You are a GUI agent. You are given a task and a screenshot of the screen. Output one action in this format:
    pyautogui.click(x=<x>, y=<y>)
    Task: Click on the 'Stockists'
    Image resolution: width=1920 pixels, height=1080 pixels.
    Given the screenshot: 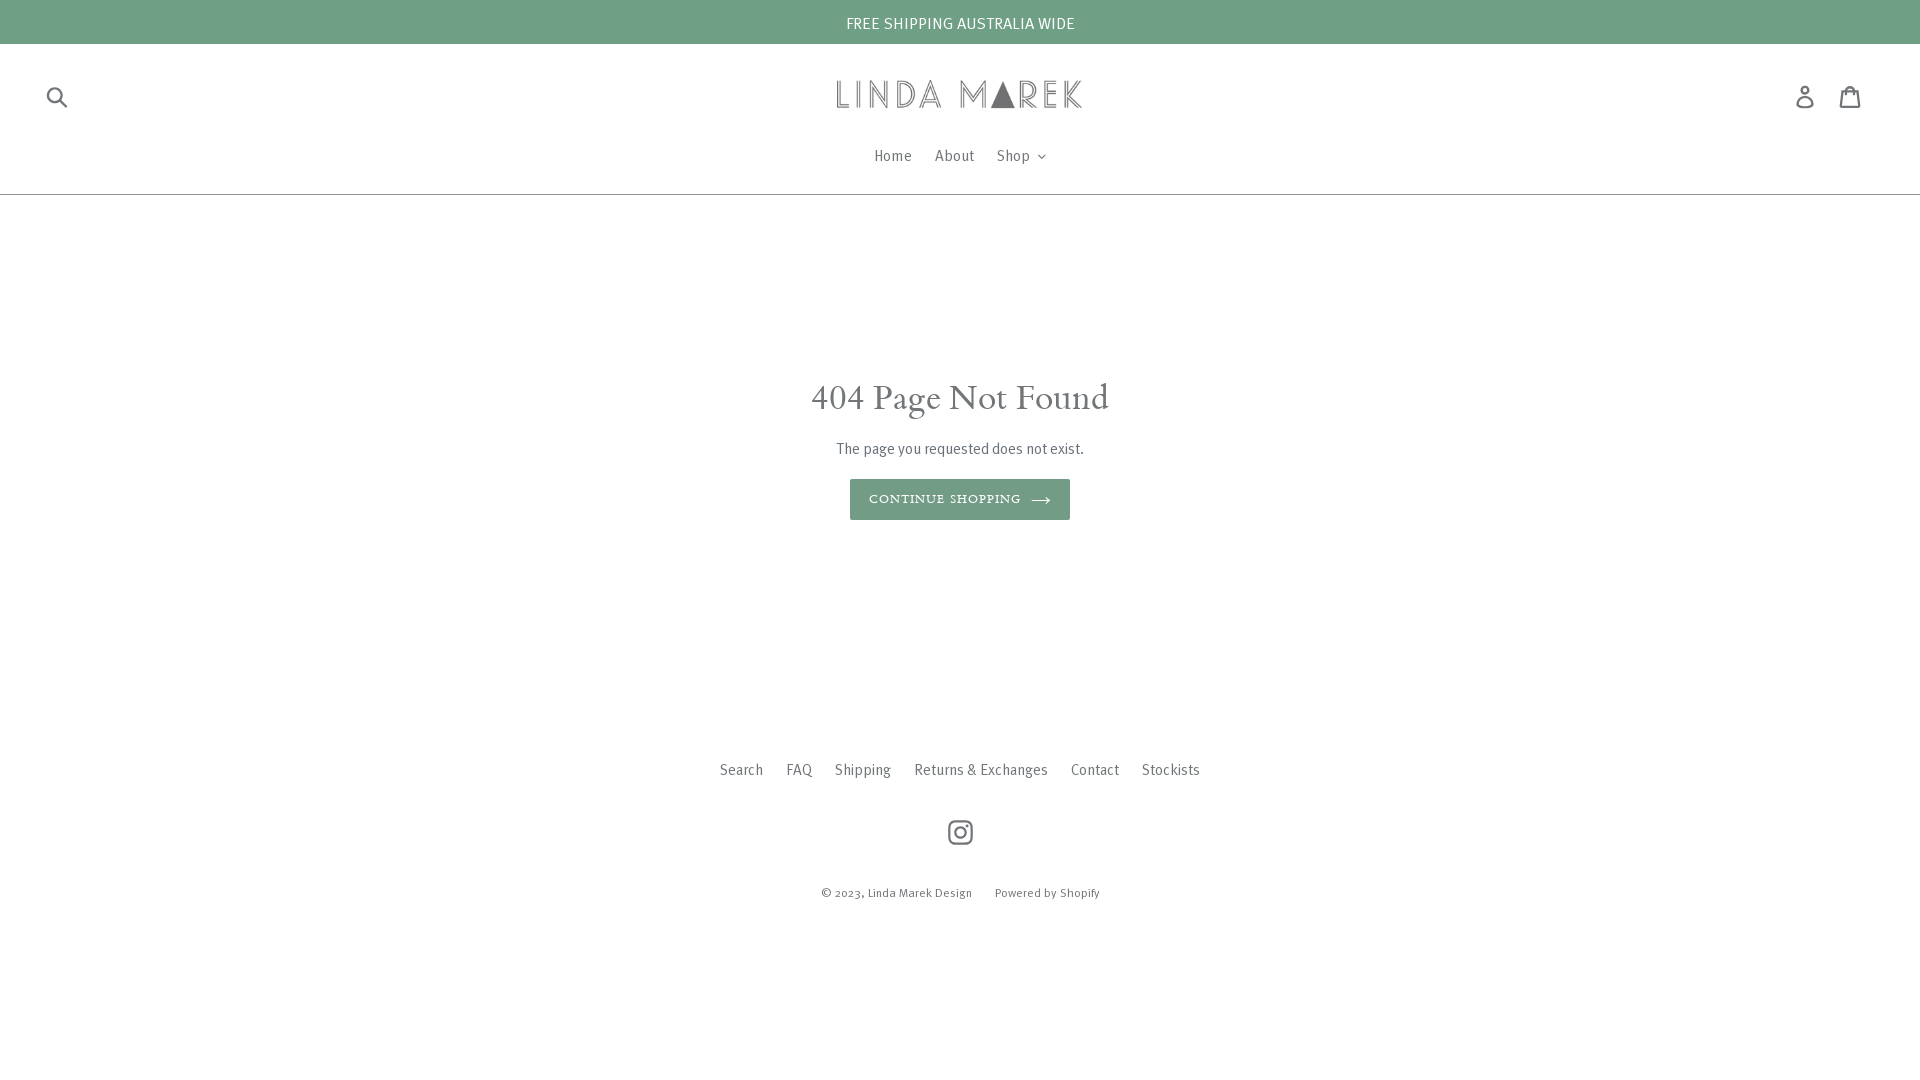 What is the action you would take?
    pyautogui.click(x=1142, y=767)
    